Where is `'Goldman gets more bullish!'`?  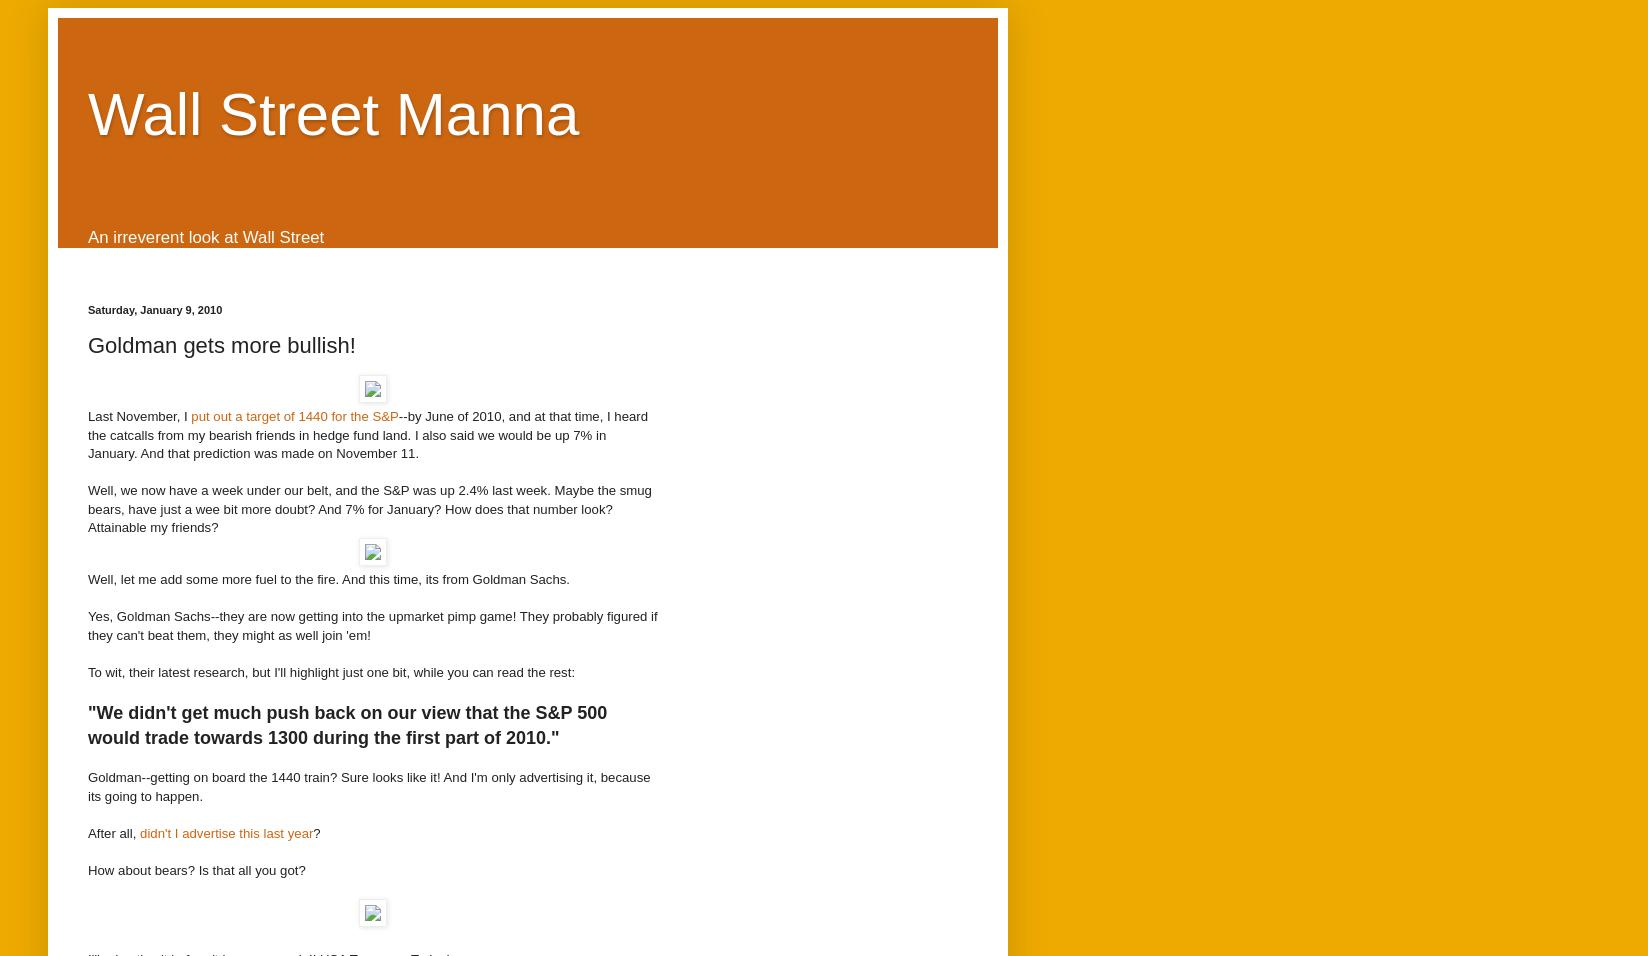 'Goldman gets more bullish!' is located at coordinates (220, 343).